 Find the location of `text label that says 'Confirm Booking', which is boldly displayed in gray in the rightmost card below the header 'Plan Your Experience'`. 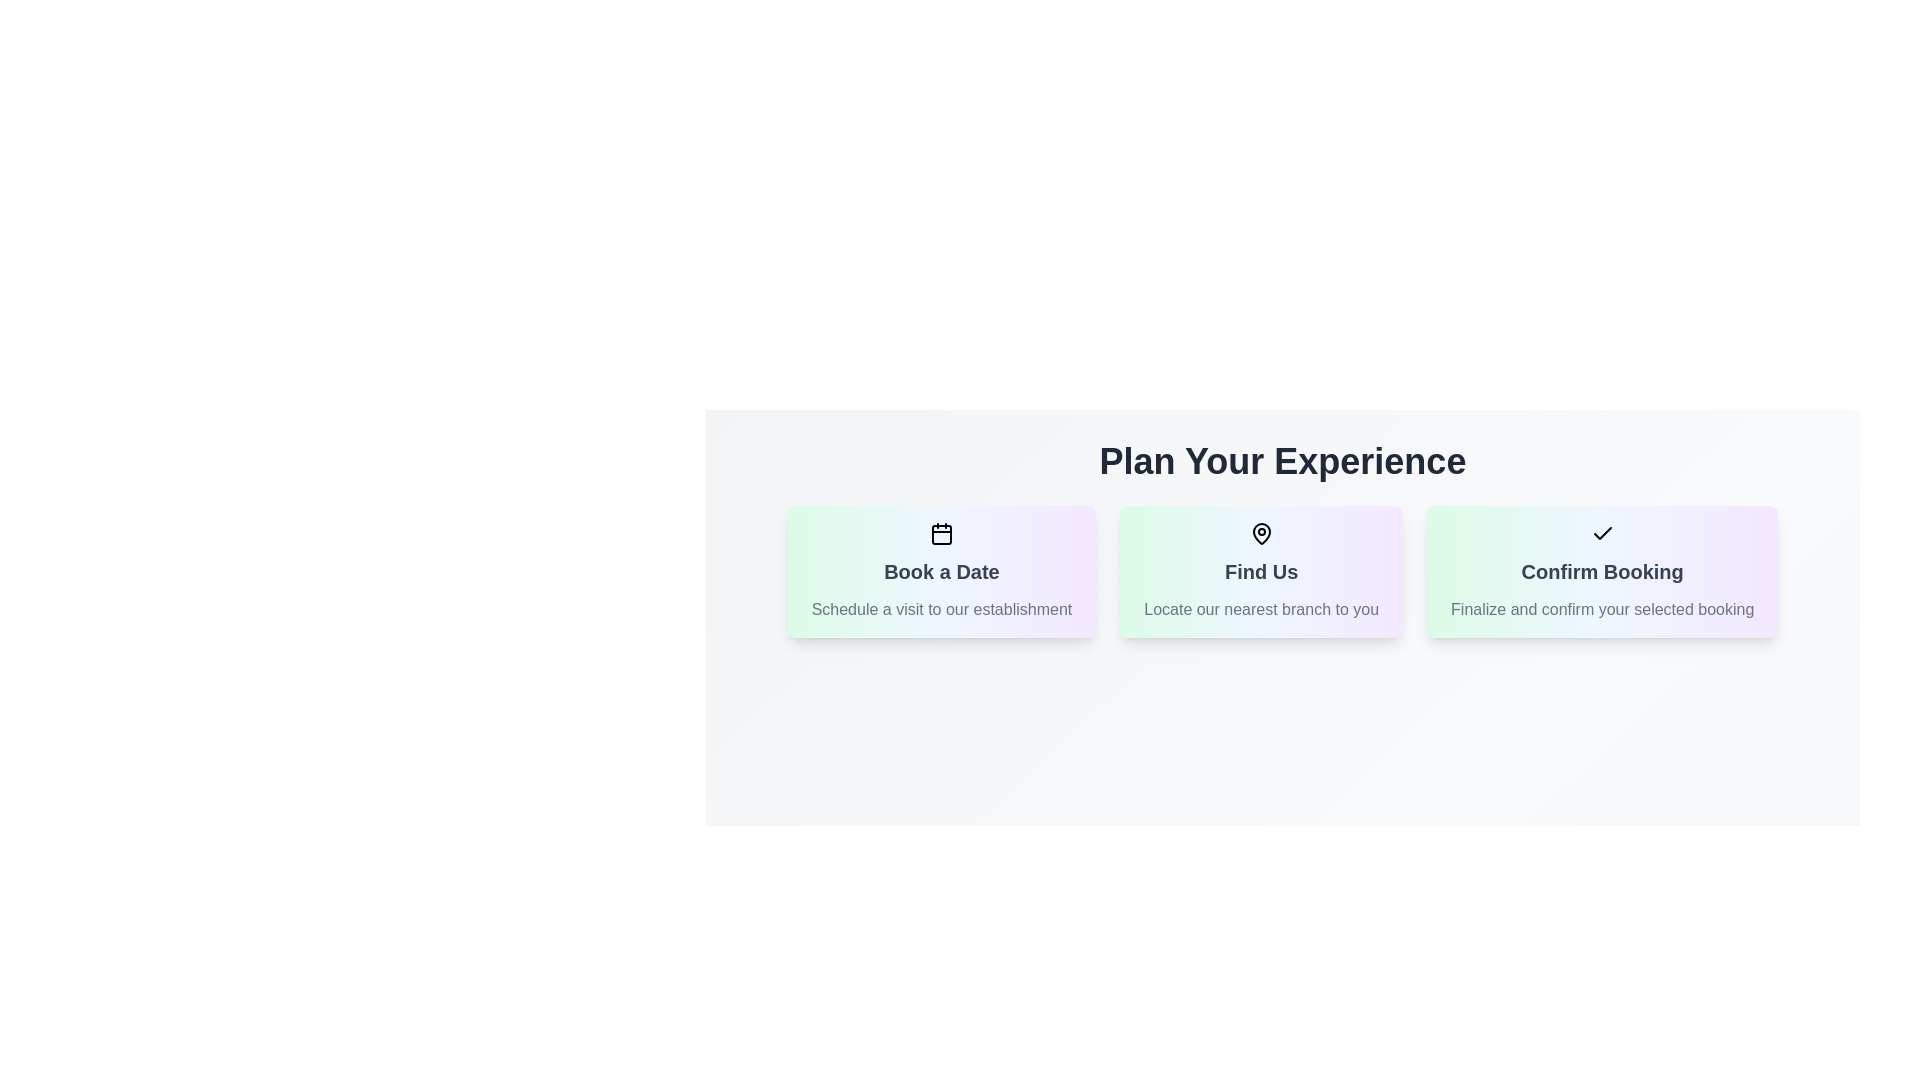

text label that says 'Confirm Booking', which is boldly displayed in gray in the rightmost card below the header 'Plan Your Experience' is located at coordinates (1602, 571).